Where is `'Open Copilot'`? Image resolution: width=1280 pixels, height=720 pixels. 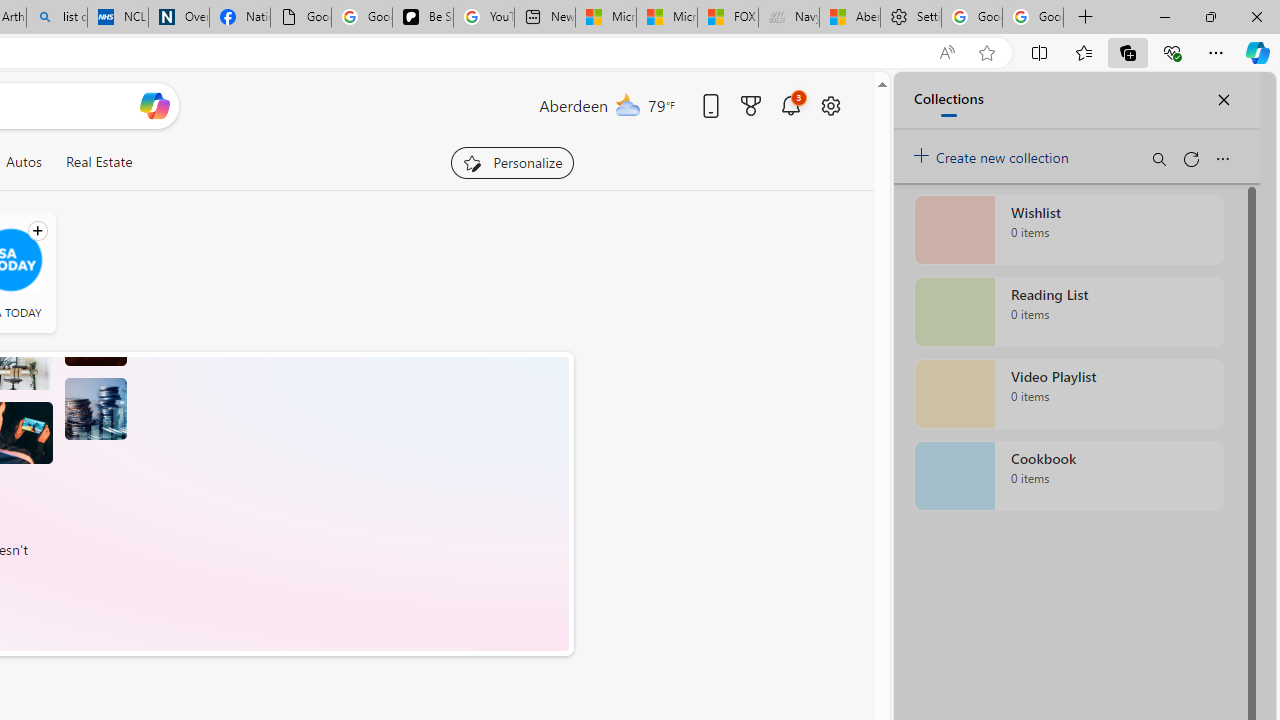 'Open Copilot' is located at coordinates (154, 105).